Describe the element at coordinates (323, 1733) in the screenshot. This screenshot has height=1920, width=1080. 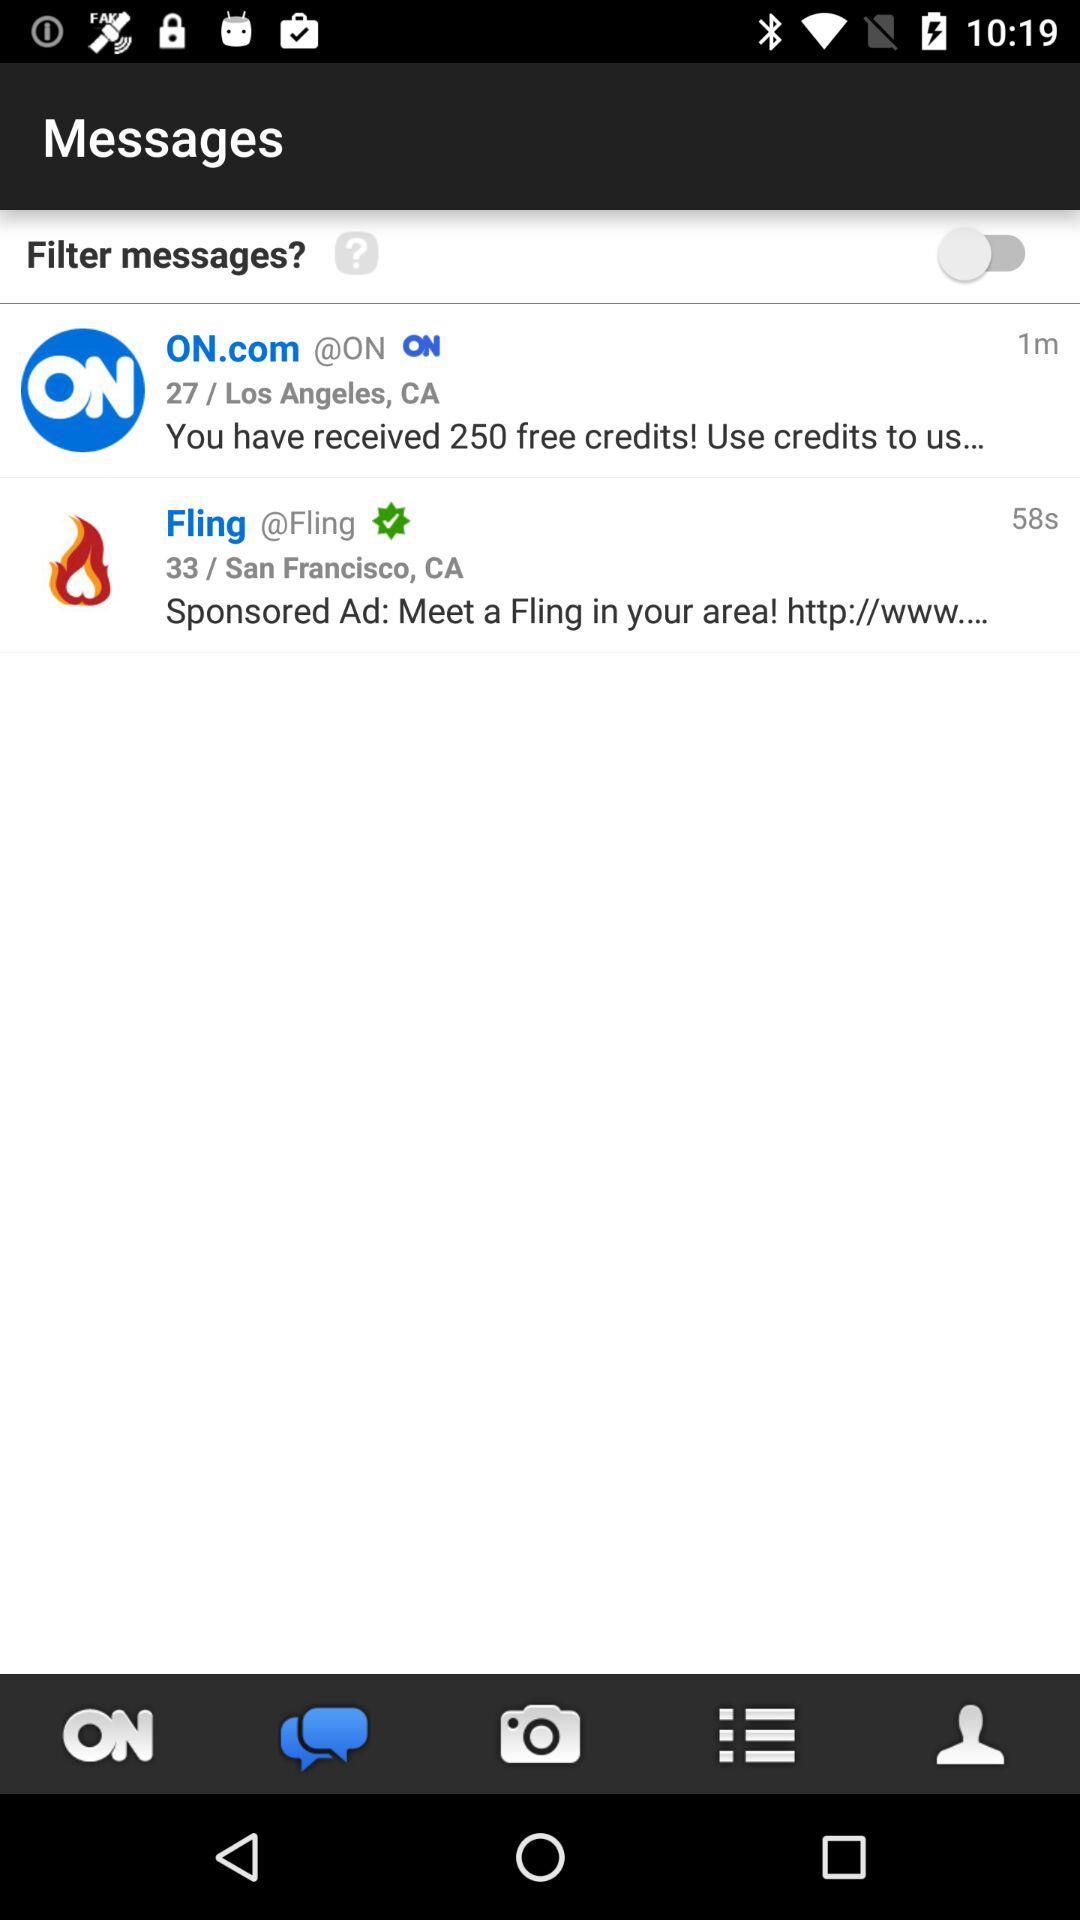
I see `the chat icon` at that location.